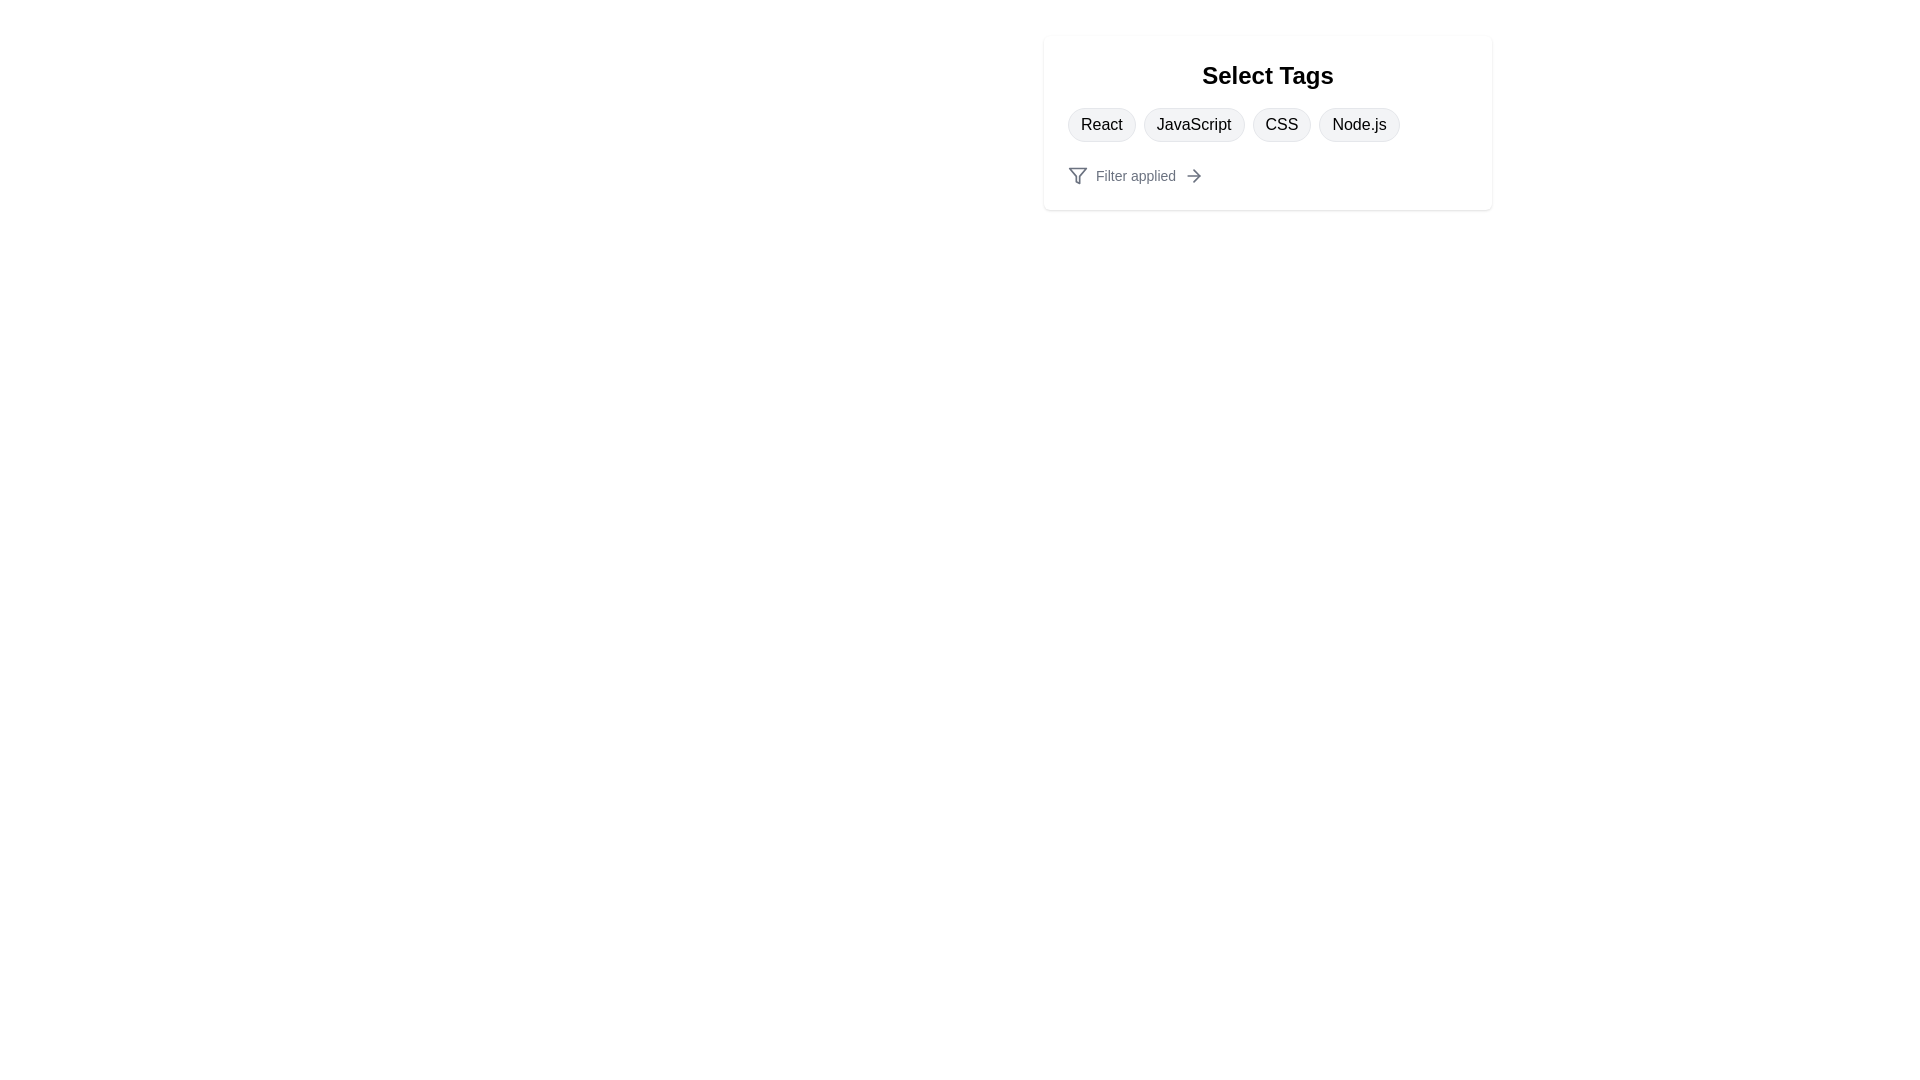 This screenshot has width=1920, height=1080. I want to click on the filter icon, which is a stylized funnel with a wireframe appearance located at the leftmost part of the 'Filter applied' section, so click(1077, 175).